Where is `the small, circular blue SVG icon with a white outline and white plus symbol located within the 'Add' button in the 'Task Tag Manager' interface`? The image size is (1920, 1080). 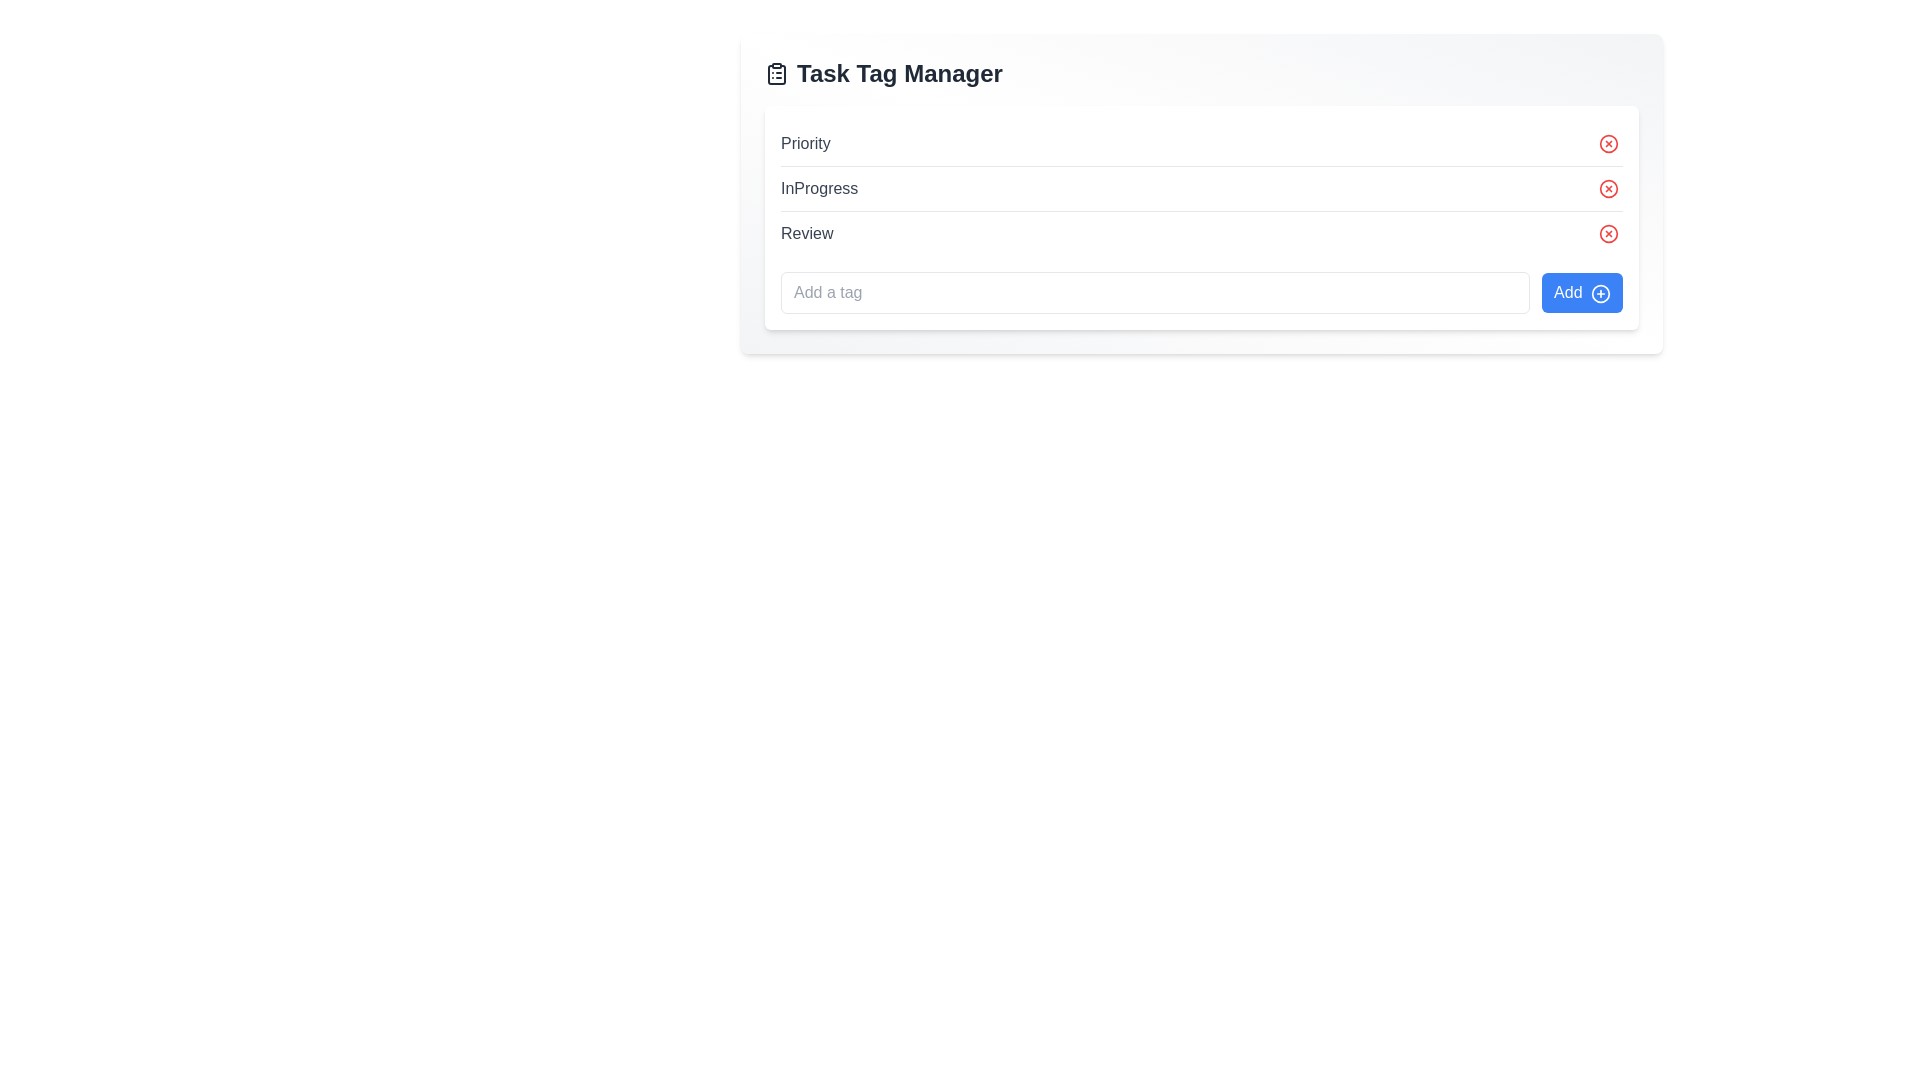
the small, circular blue SVG icon with a white outline and white plus symbol located within the 'Add' button in the 'Task Tag Manager' interface is located at coordinates (1601, 293).